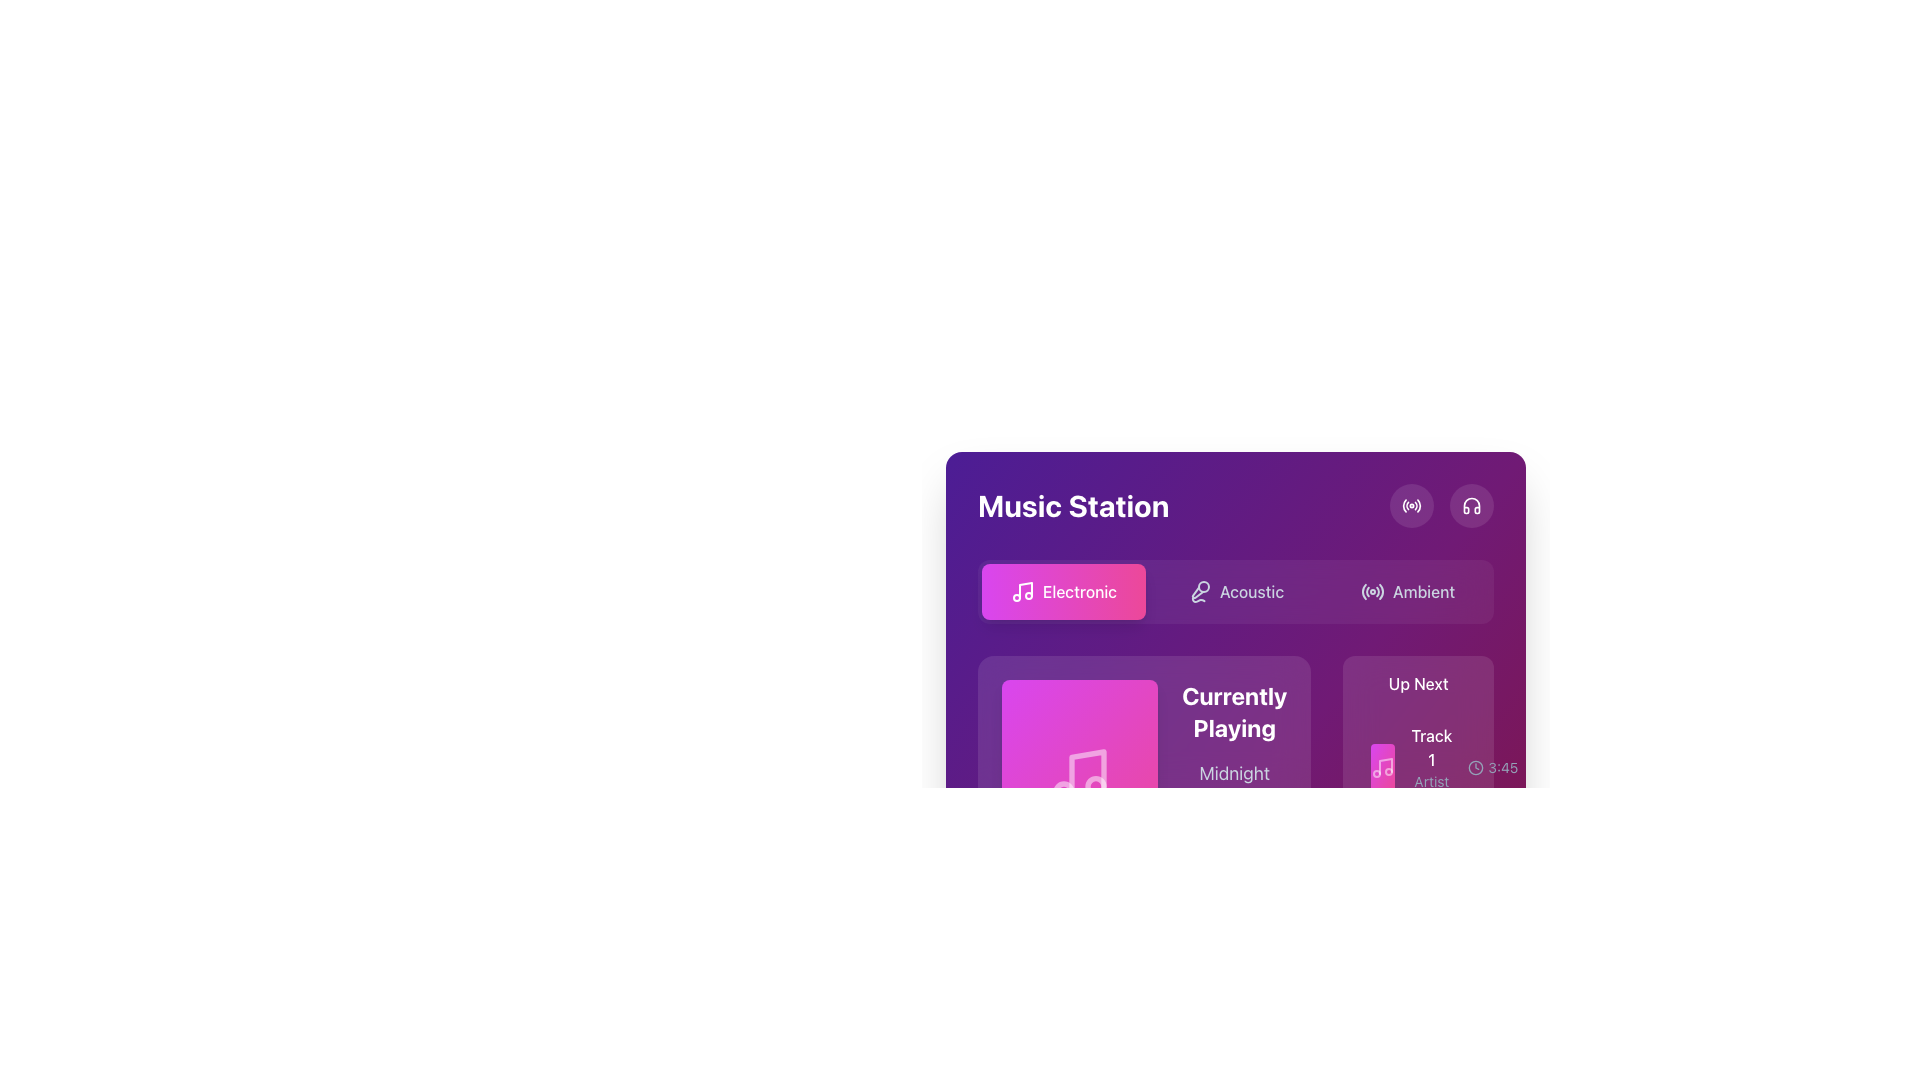 The width and height of the screenshot is (1920, 1080). What do you see at coordinates (1063, 790) in the screenshot?
I see `the decorative Graphical Circle SVG element located at the bottom left of the music-themed interface` at bounding box center [1063, 790].